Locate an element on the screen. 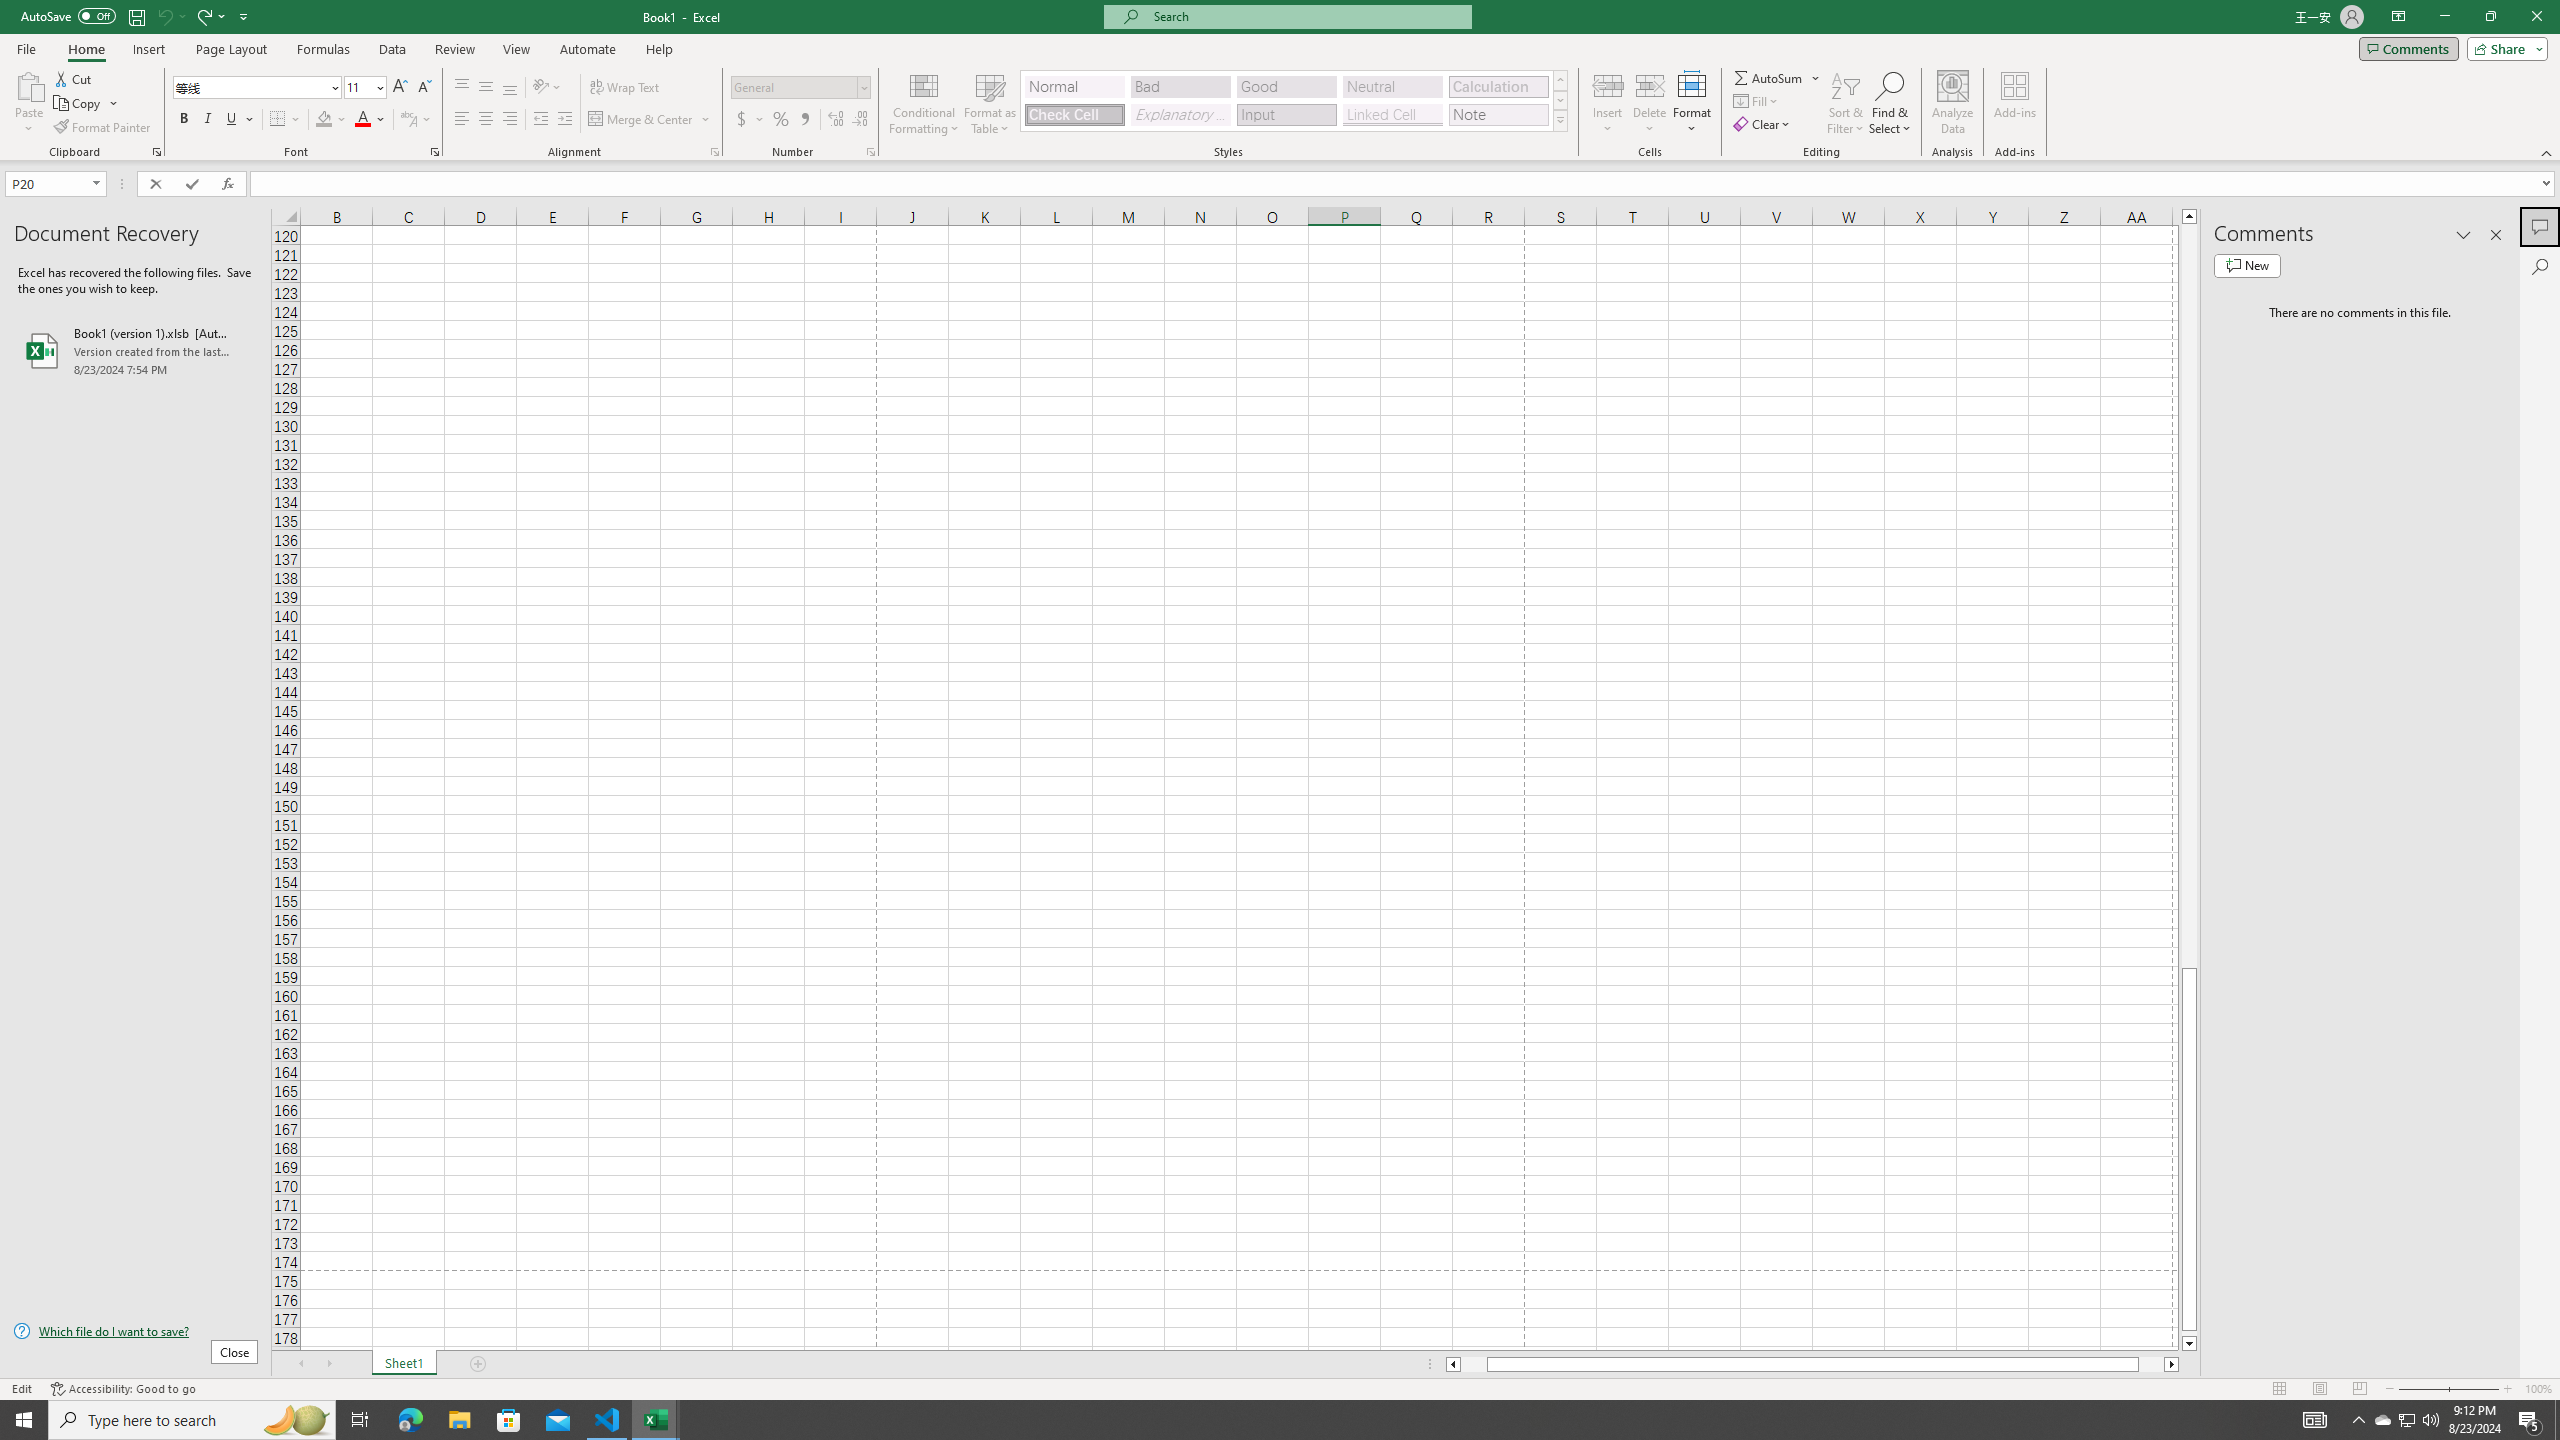 The height and width of the screenshot is (1440, 2560). 'Bad' is located at coordinates (1181, 87).